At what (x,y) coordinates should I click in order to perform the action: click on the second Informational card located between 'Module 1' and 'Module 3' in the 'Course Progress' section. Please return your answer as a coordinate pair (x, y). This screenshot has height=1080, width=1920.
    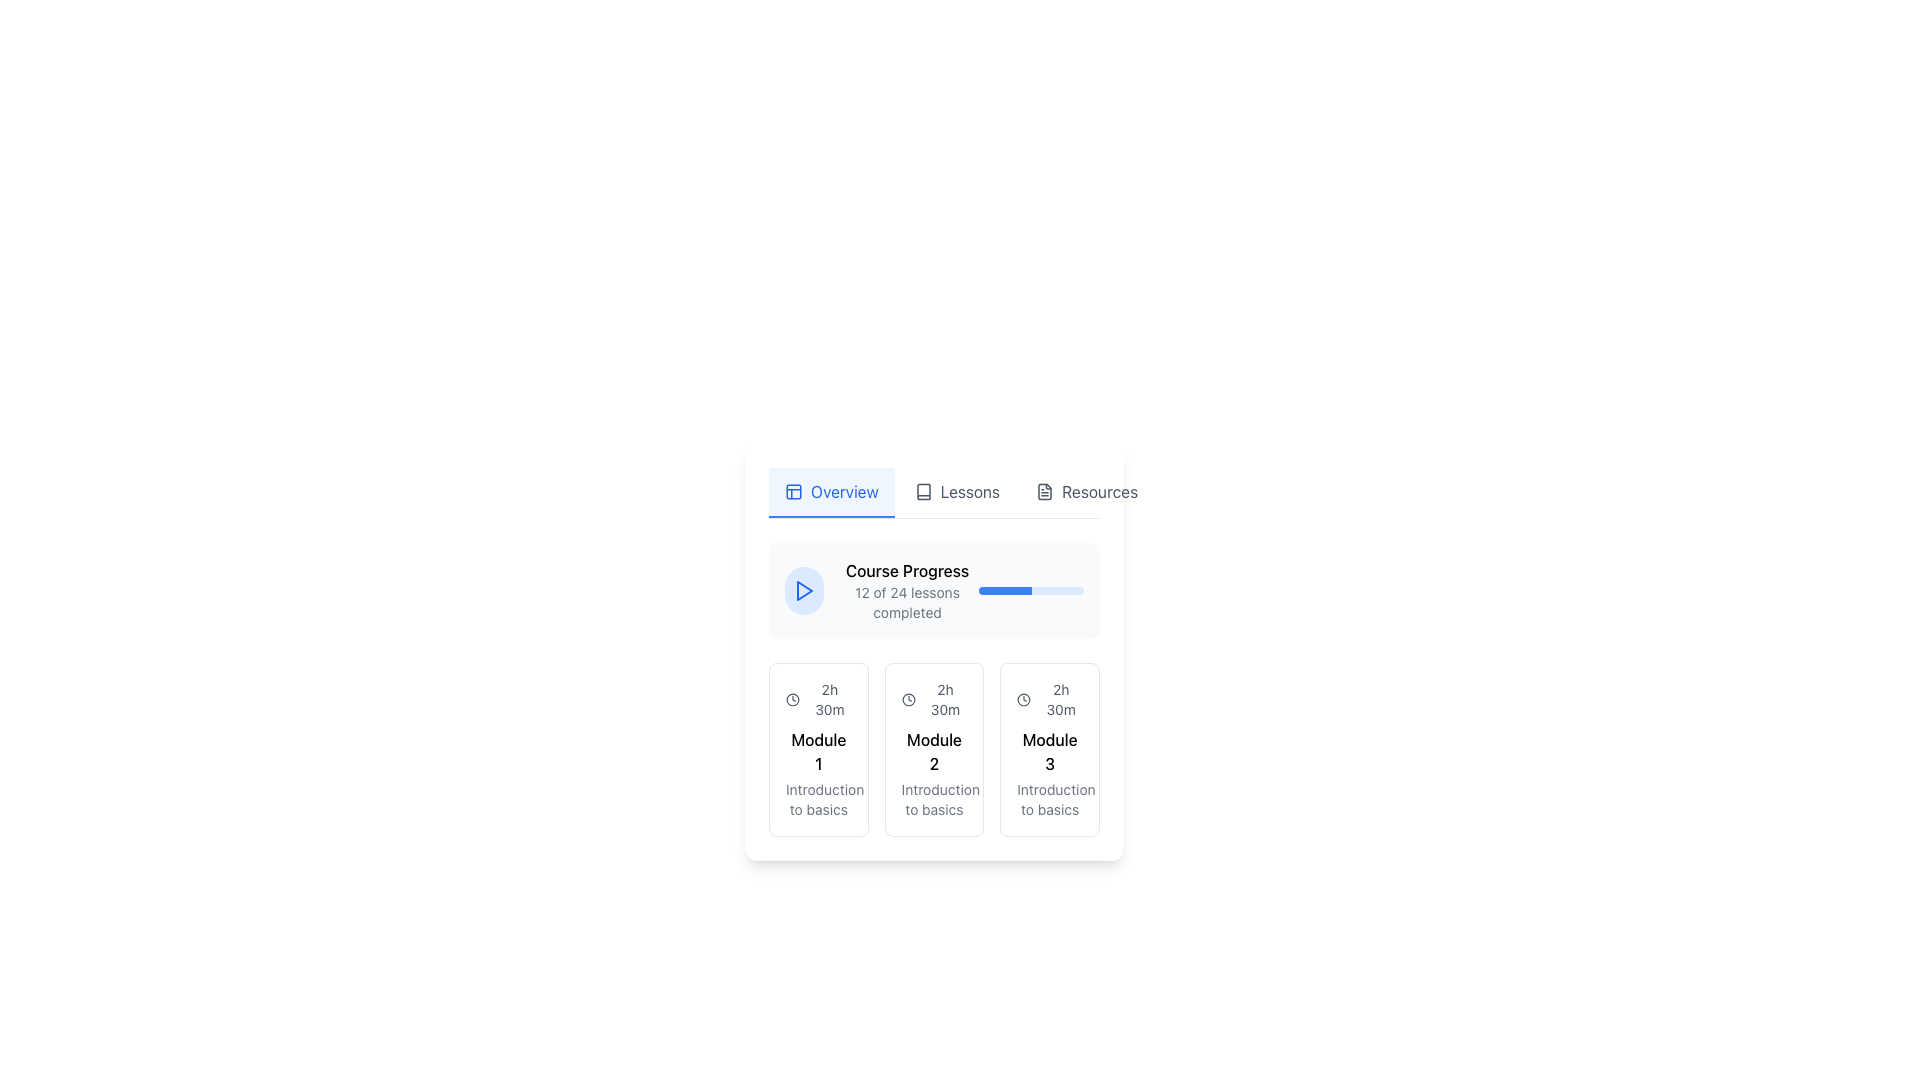
    Looking at the image, I should click on (933, 689).